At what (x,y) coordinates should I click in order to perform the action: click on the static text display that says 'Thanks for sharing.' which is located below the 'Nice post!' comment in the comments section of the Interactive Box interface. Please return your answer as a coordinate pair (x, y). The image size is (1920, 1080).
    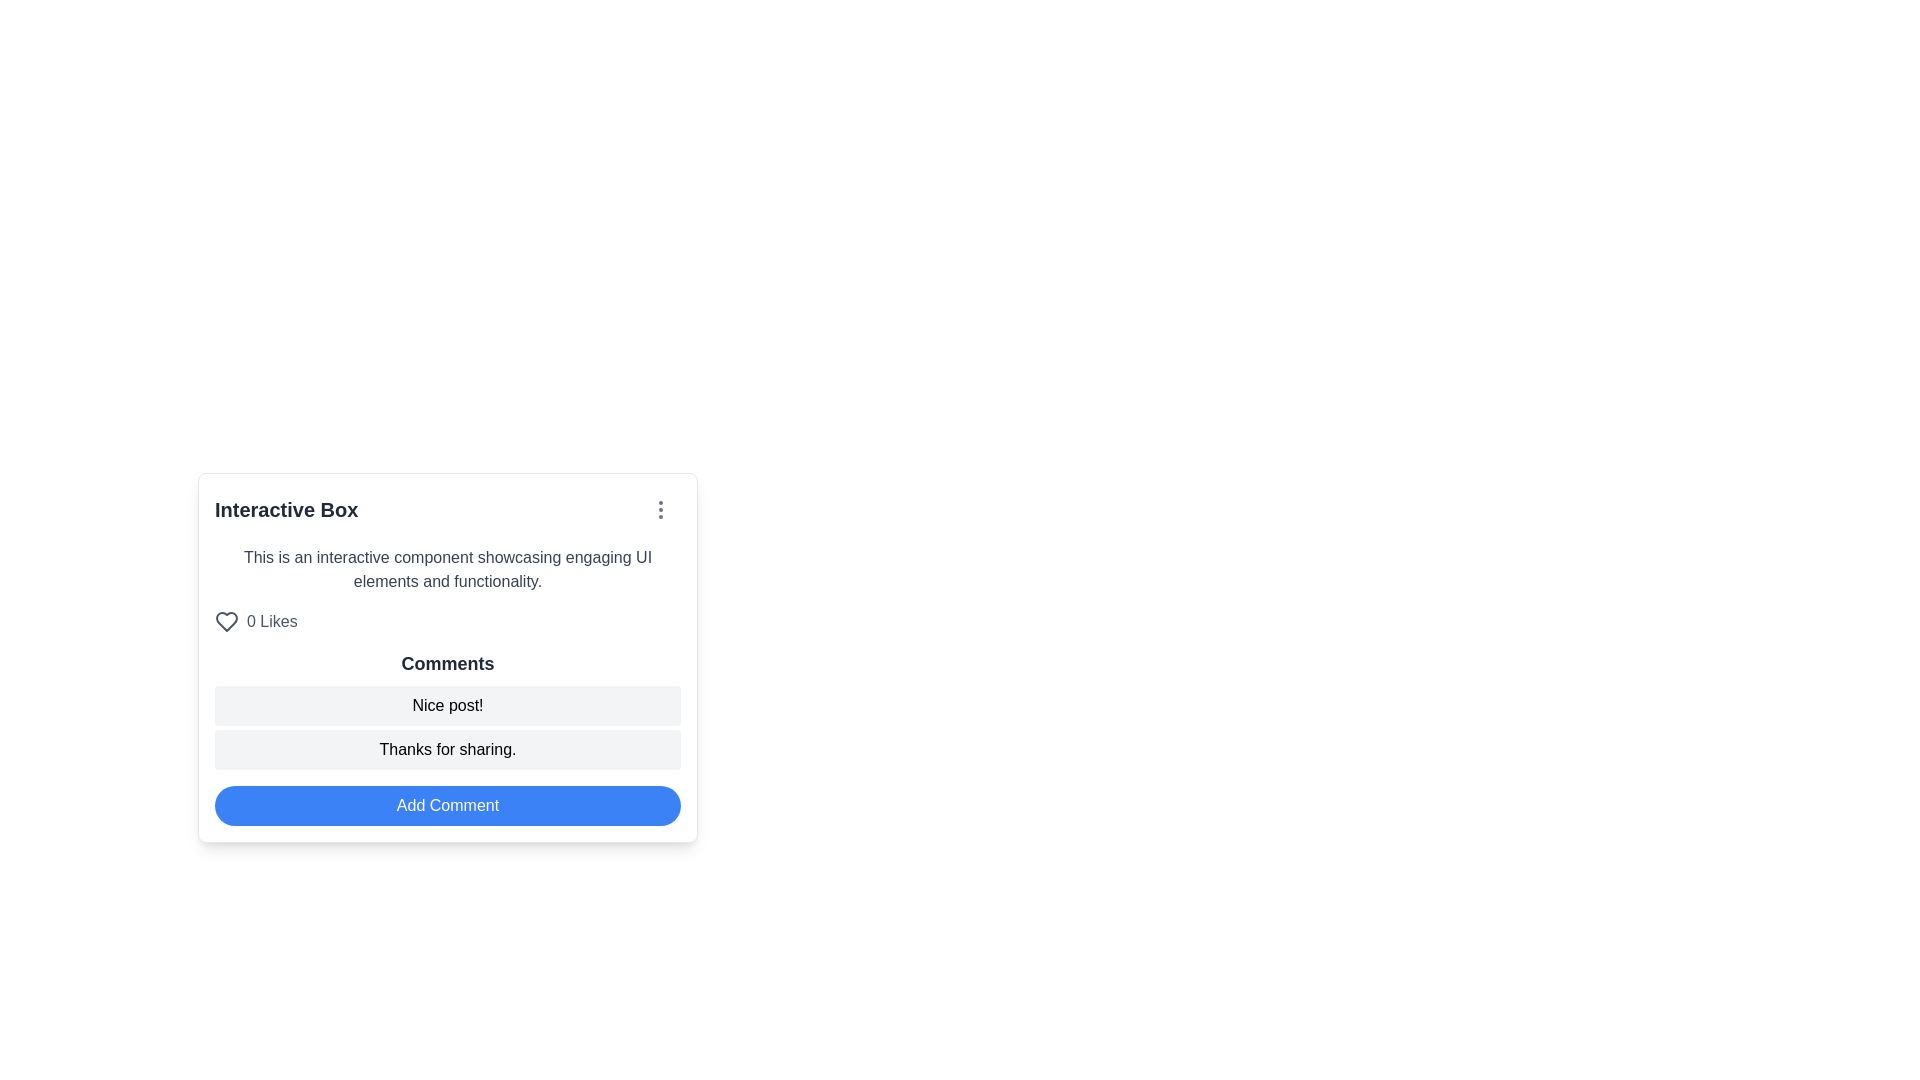
    Looking at the image, I should click on (446, 749).